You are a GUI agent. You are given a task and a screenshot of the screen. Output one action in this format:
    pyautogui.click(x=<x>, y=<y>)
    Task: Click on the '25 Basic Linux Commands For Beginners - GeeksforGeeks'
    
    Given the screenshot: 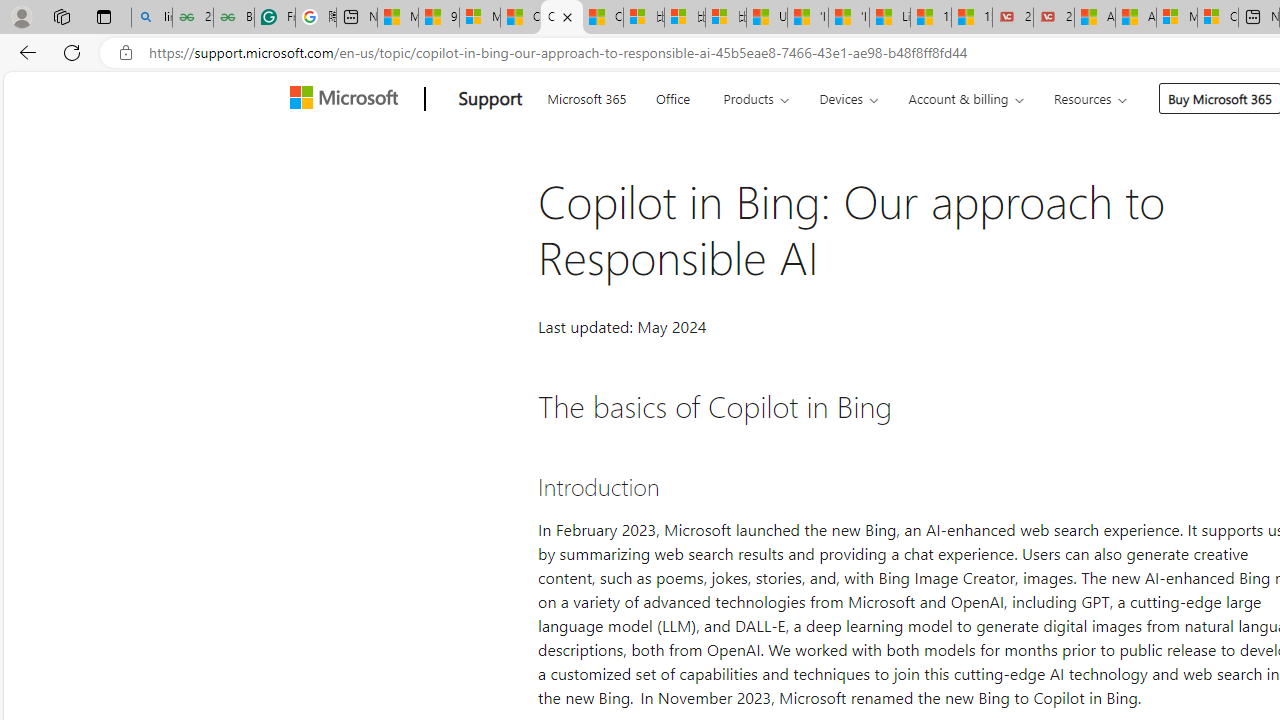 What is the action you would take?
    pyautogui.click(x=192, y=17)
    